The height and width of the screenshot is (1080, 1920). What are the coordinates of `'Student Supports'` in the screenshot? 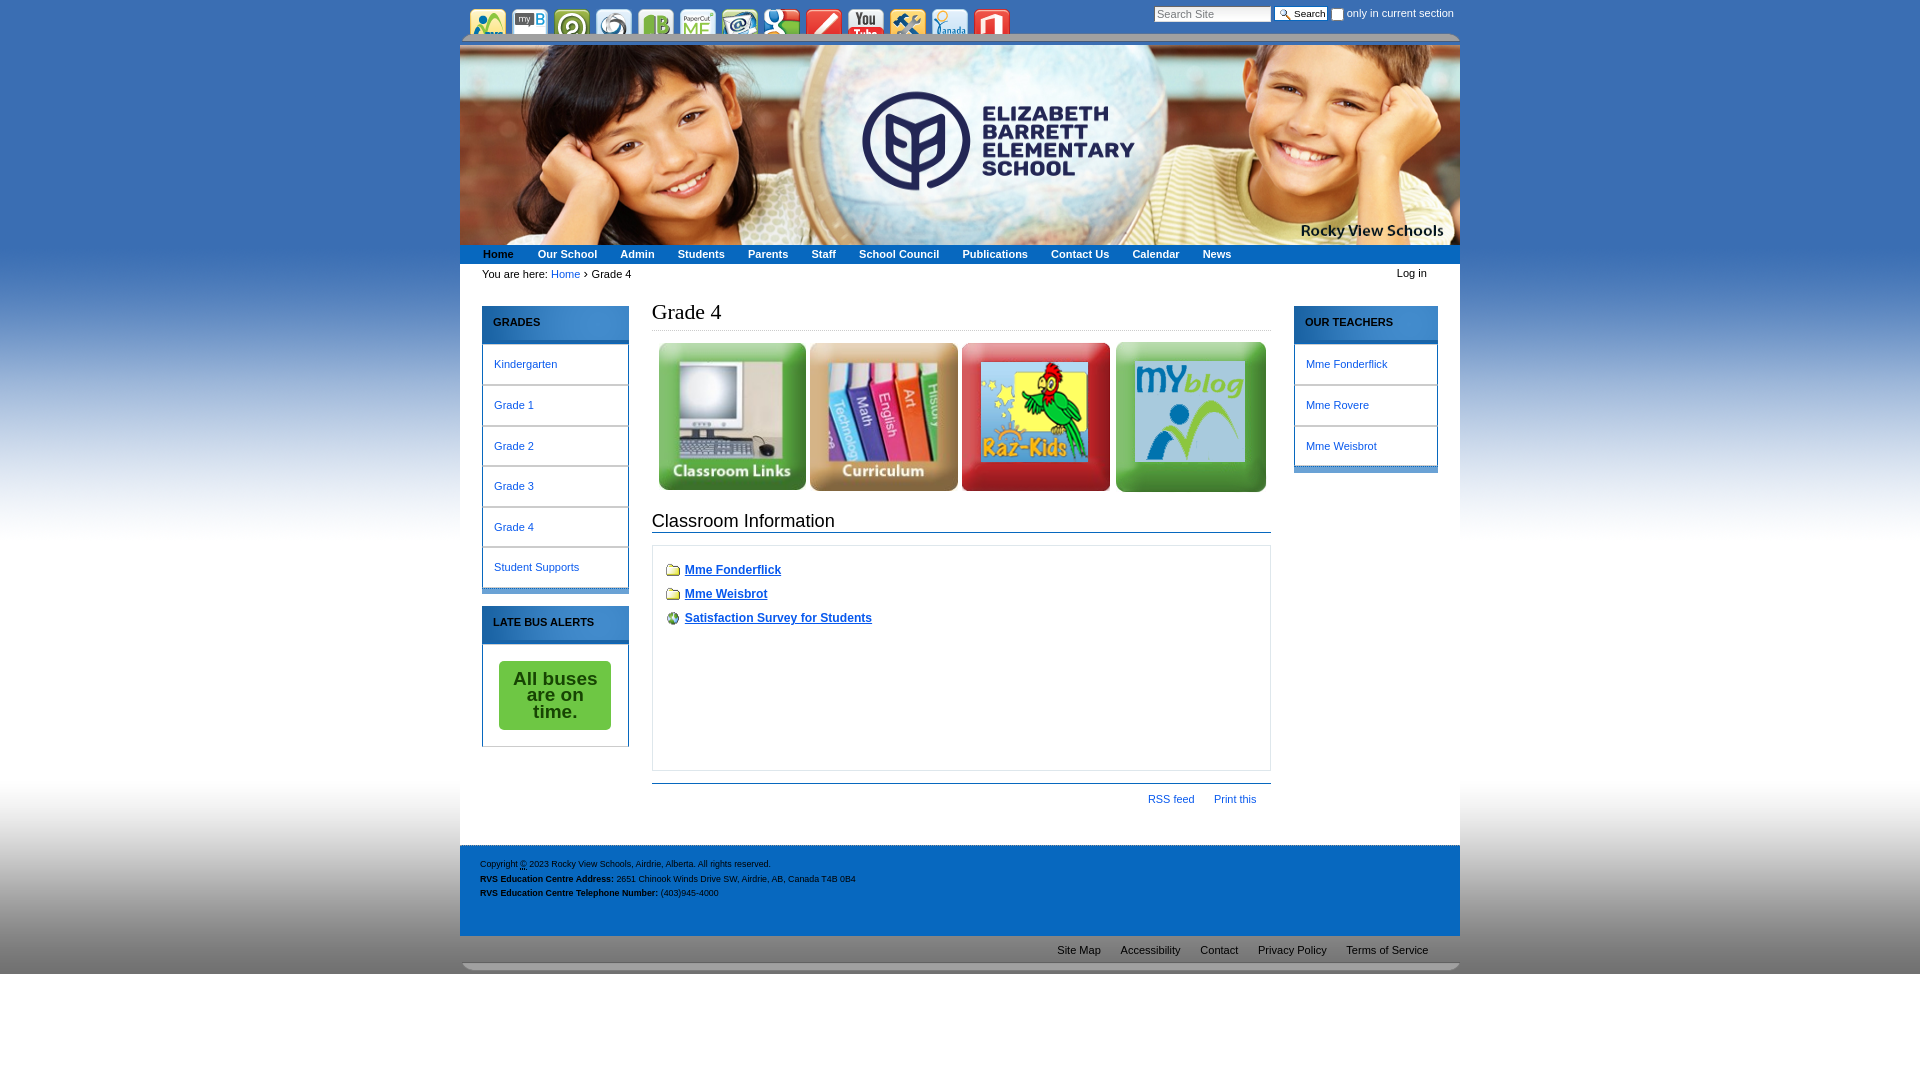 It's located at (555, 567).